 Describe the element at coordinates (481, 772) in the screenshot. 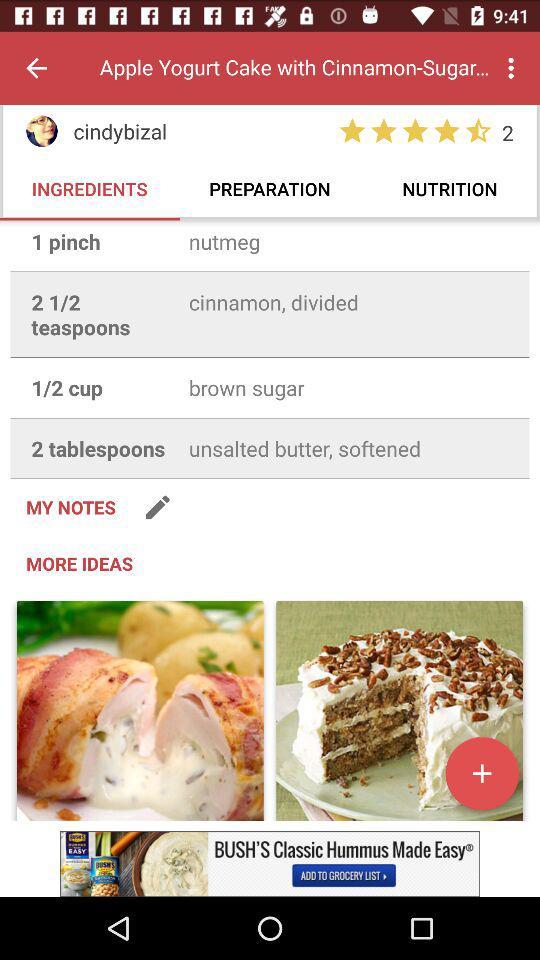

I see `the add icon` at that location.